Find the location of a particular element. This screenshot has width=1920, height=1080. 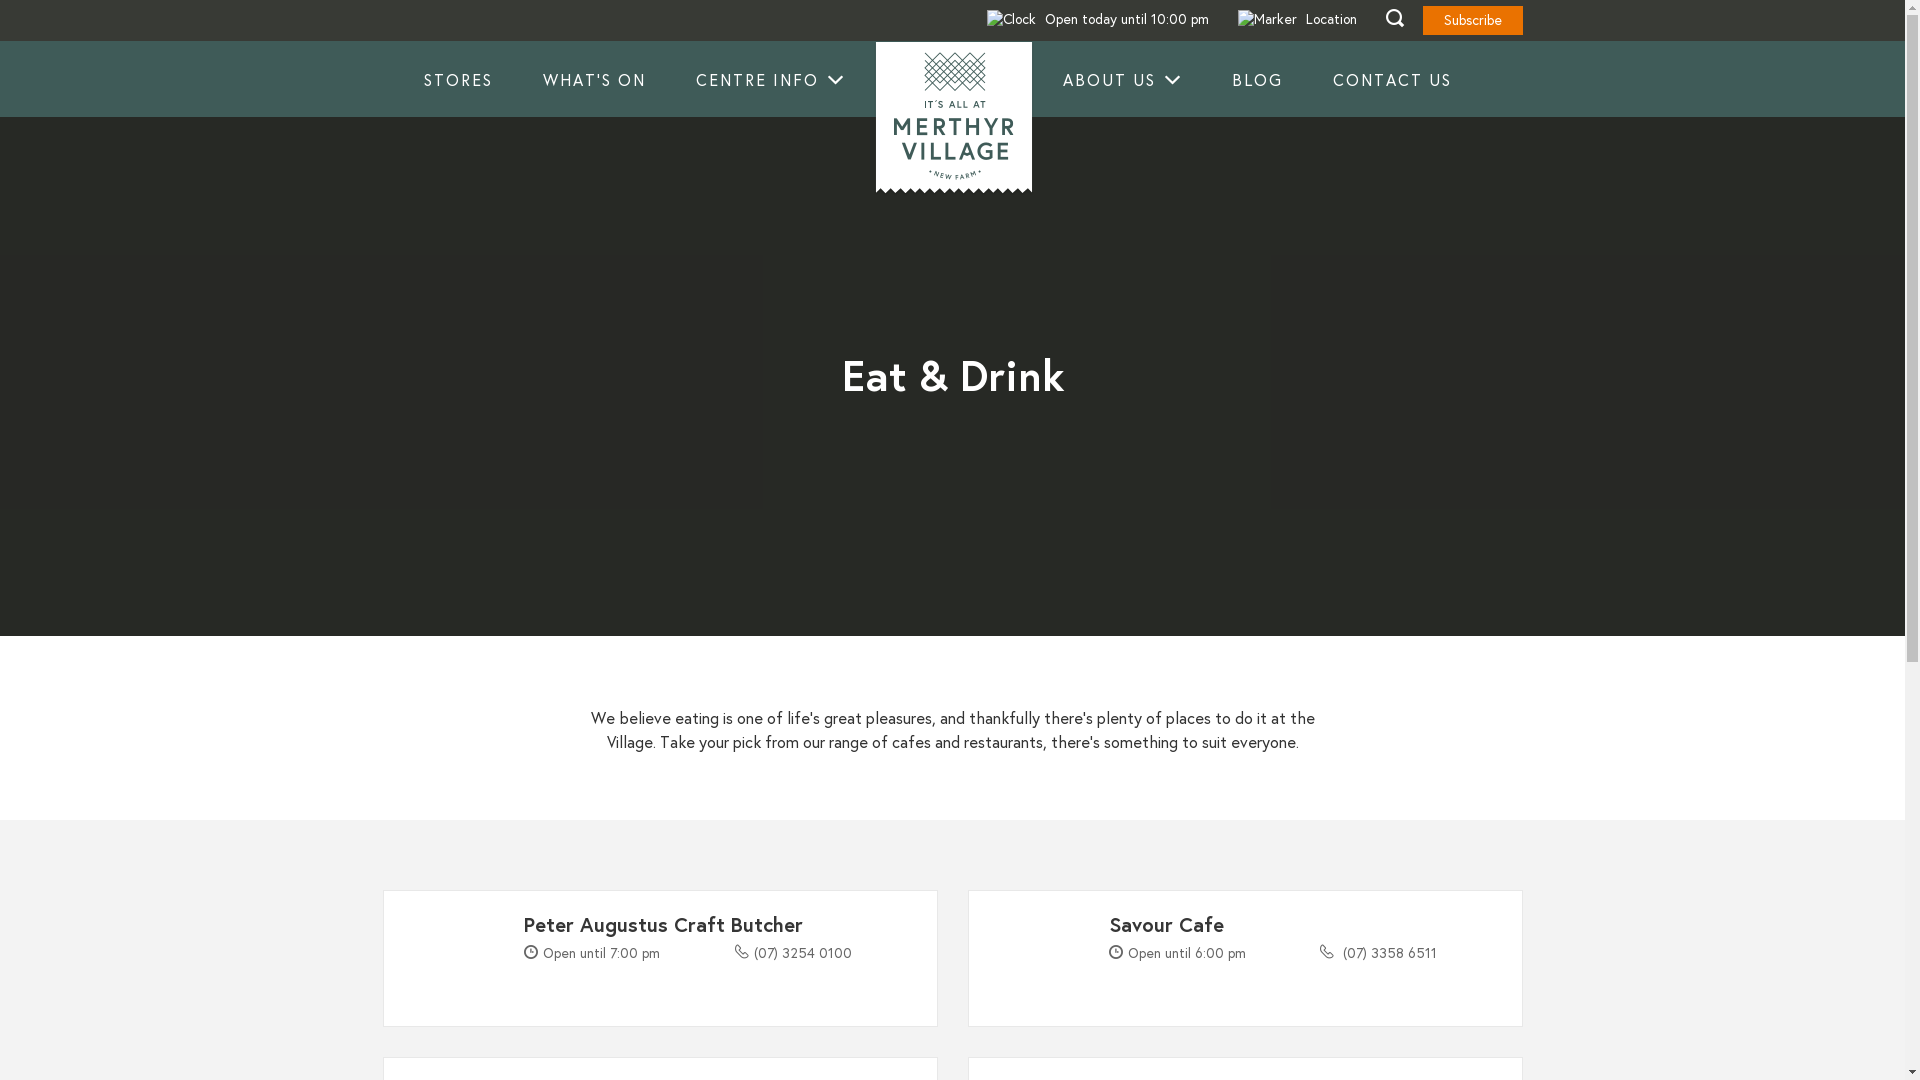

'Location' is located at coordinates (1297, 19).